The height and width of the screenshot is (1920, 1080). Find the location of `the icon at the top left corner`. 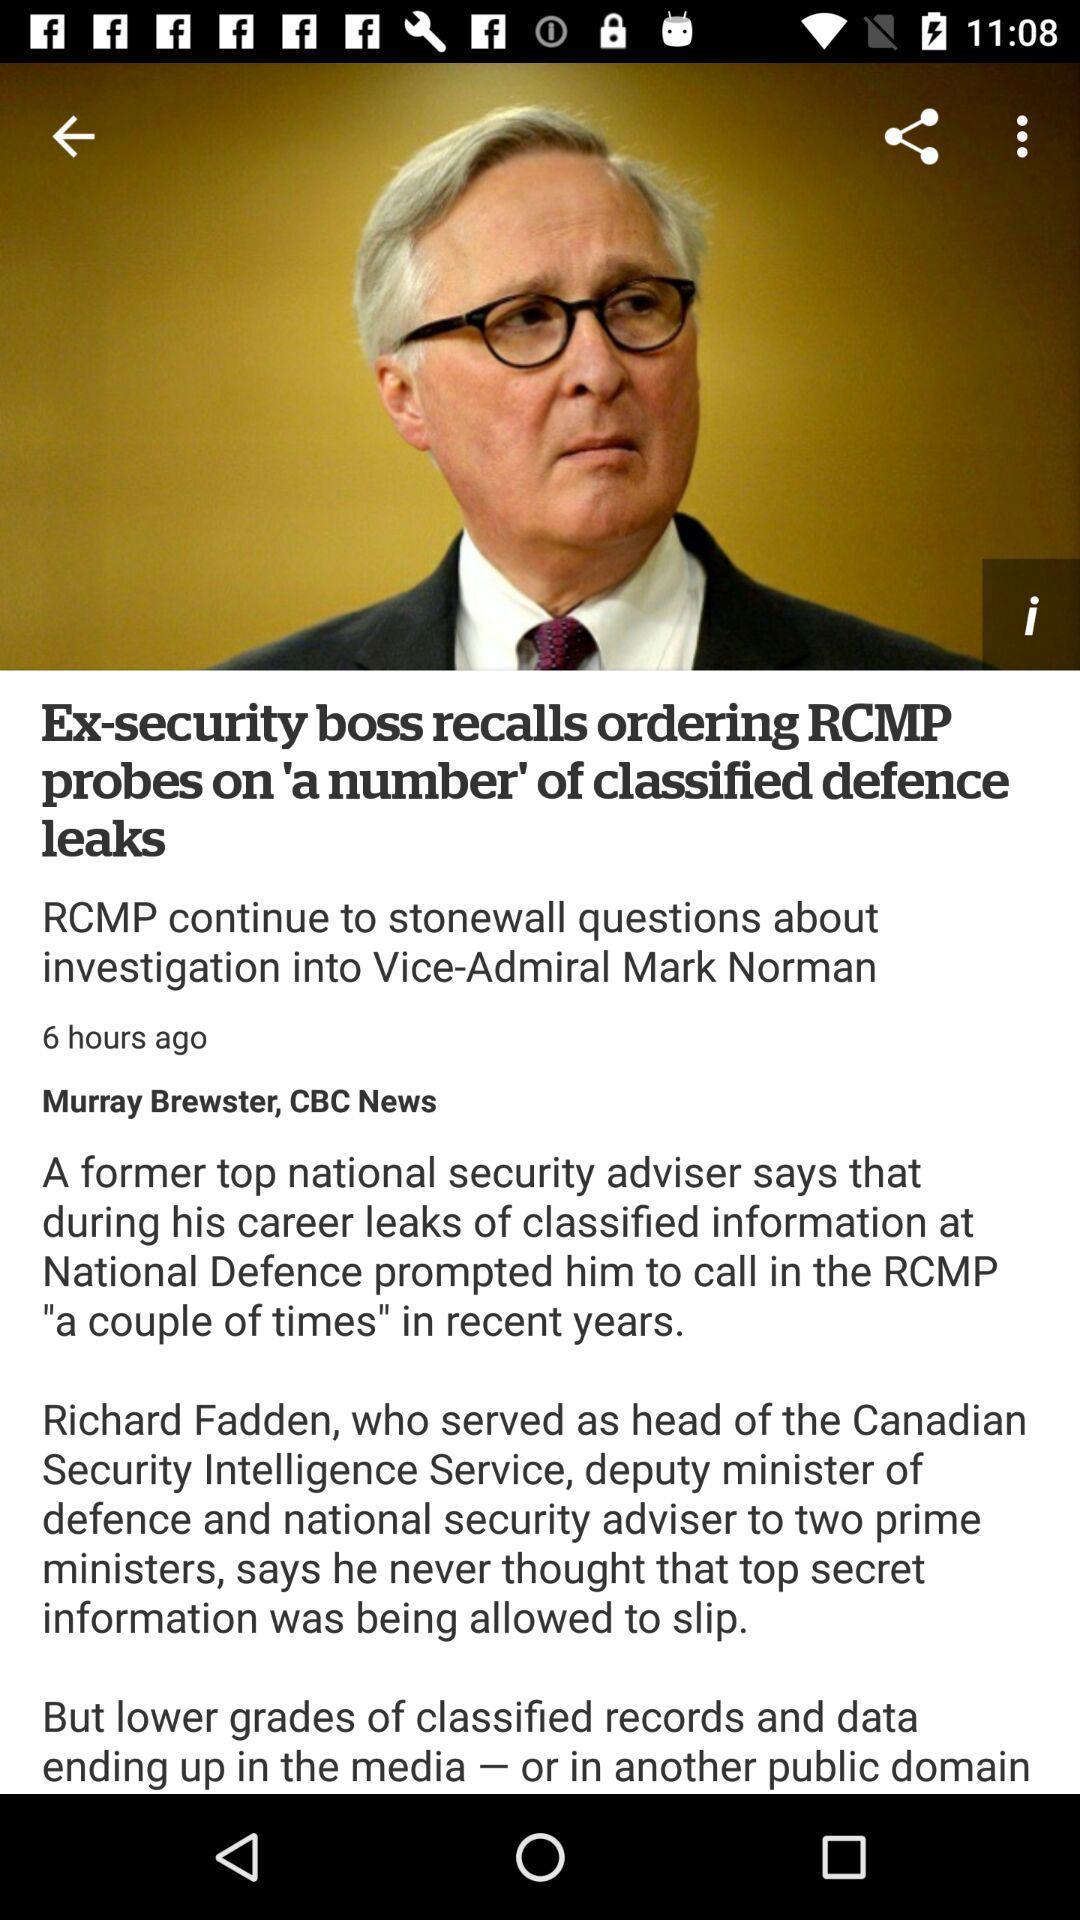

the icon at the top left corner is located at coordinates (72, 135).